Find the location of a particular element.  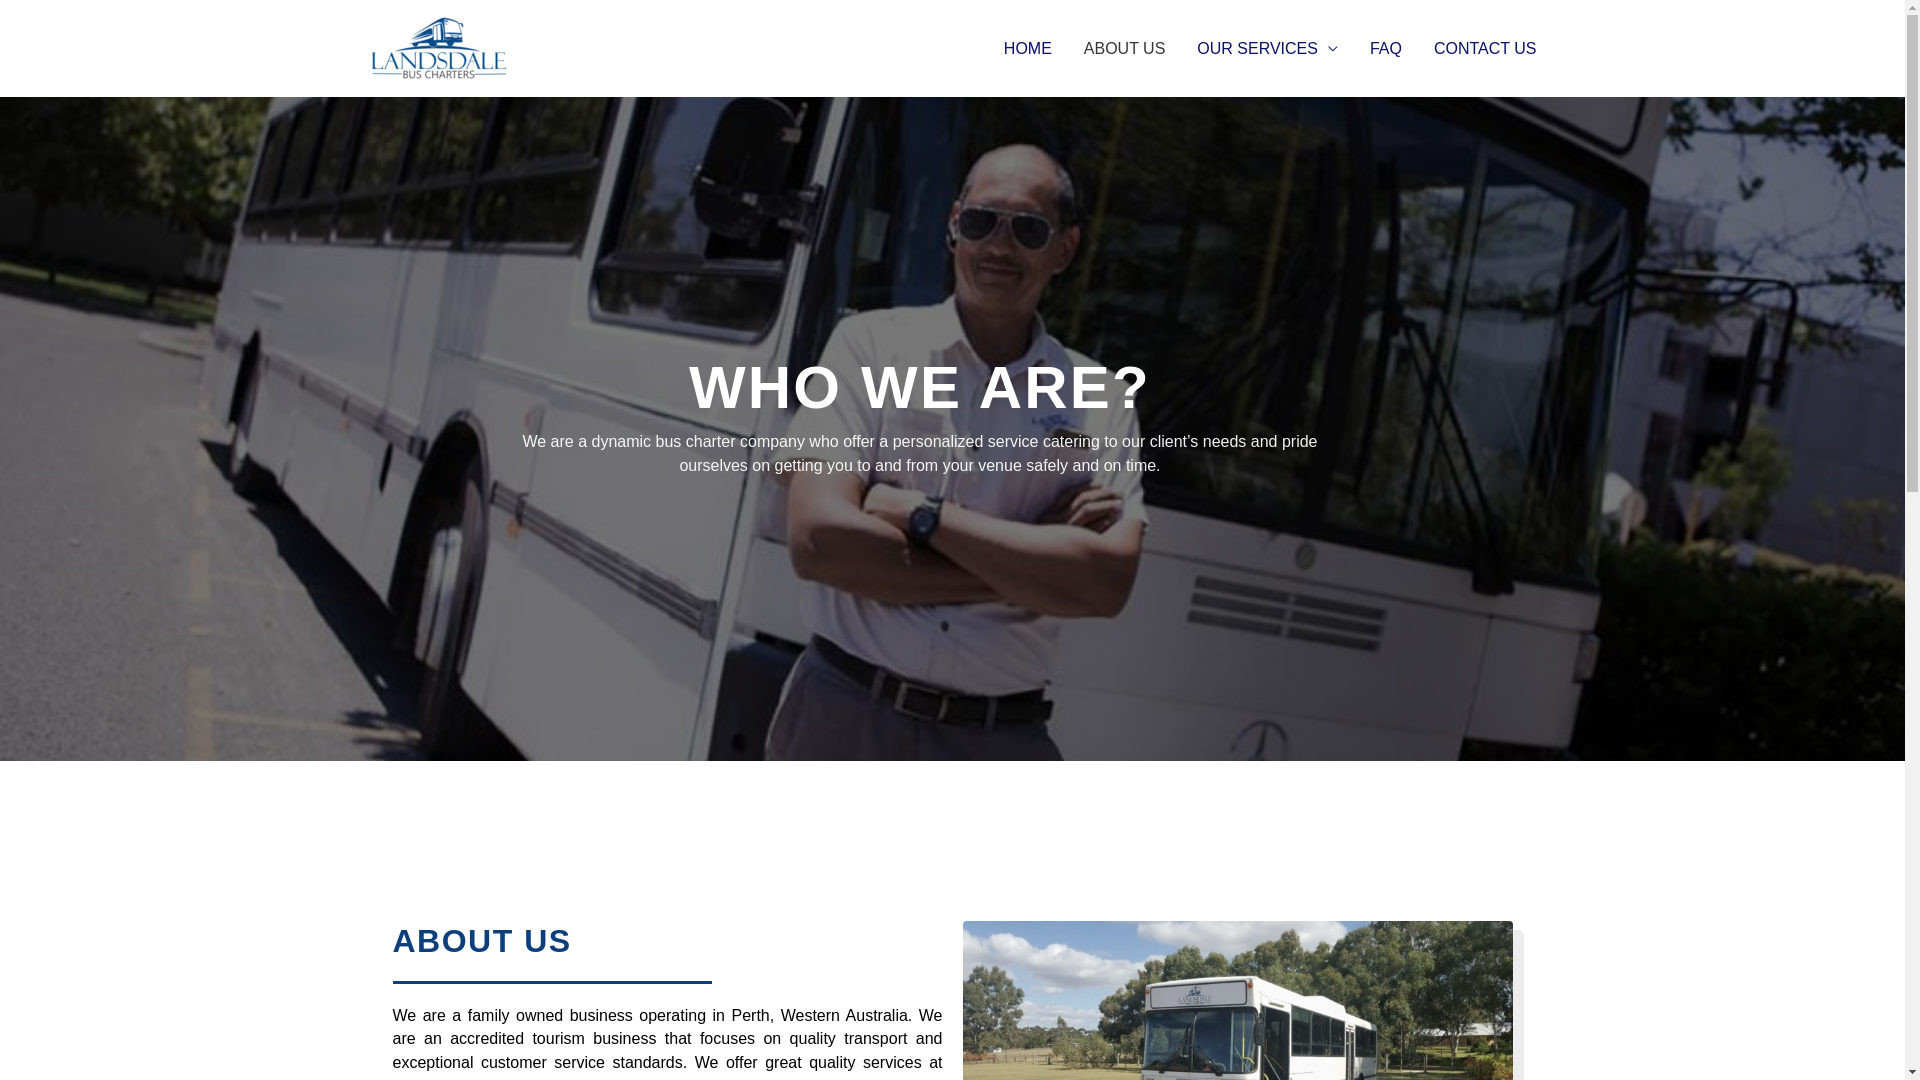

'ABOUT US' is located at coordinates (1124, 46).